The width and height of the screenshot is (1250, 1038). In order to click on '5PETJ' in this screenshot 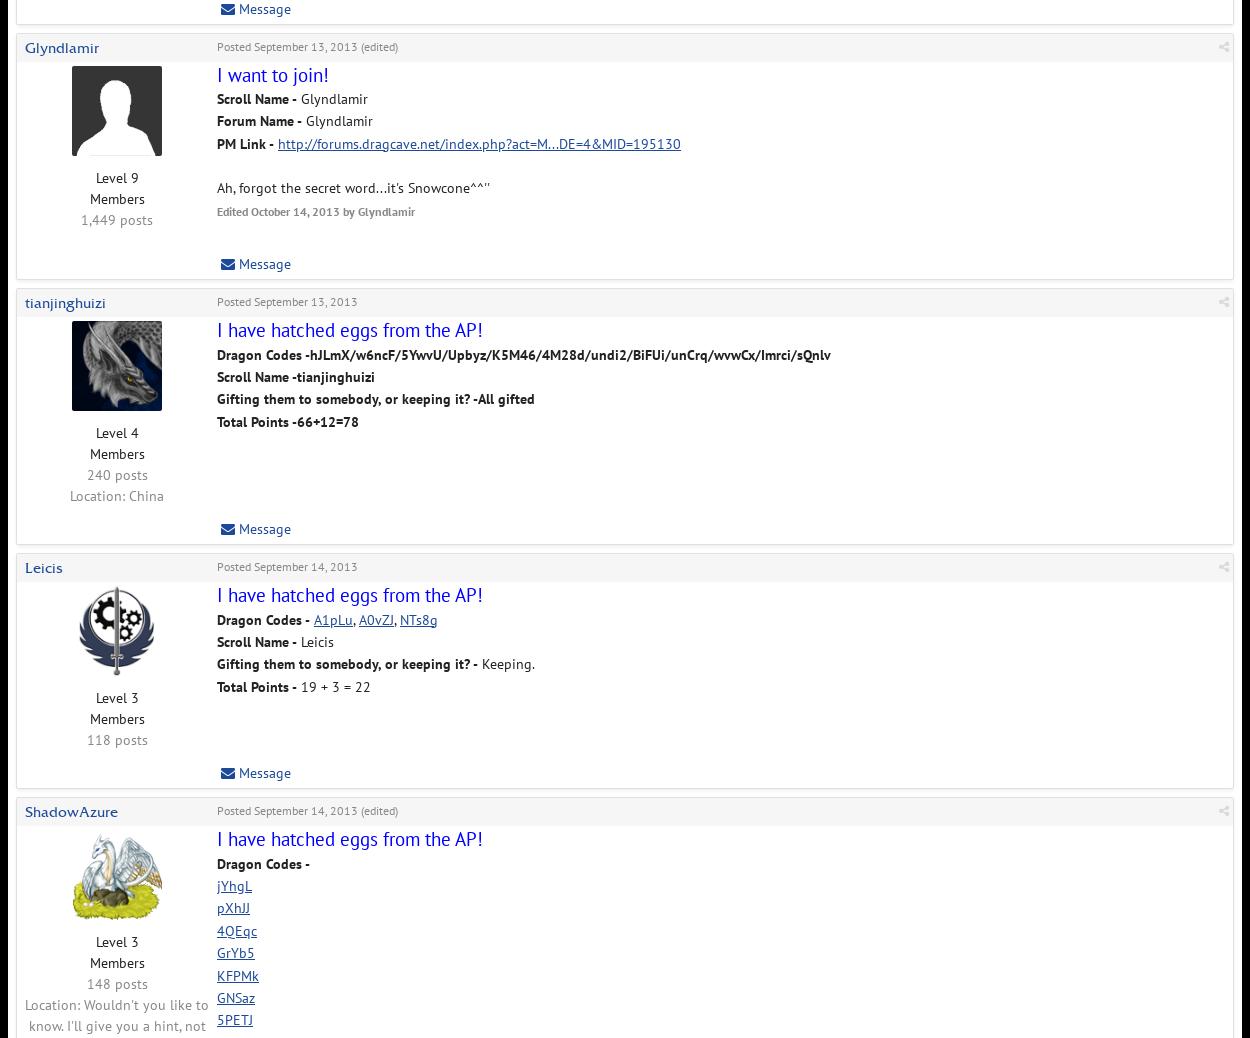, I will do `click(234, 1020)`.